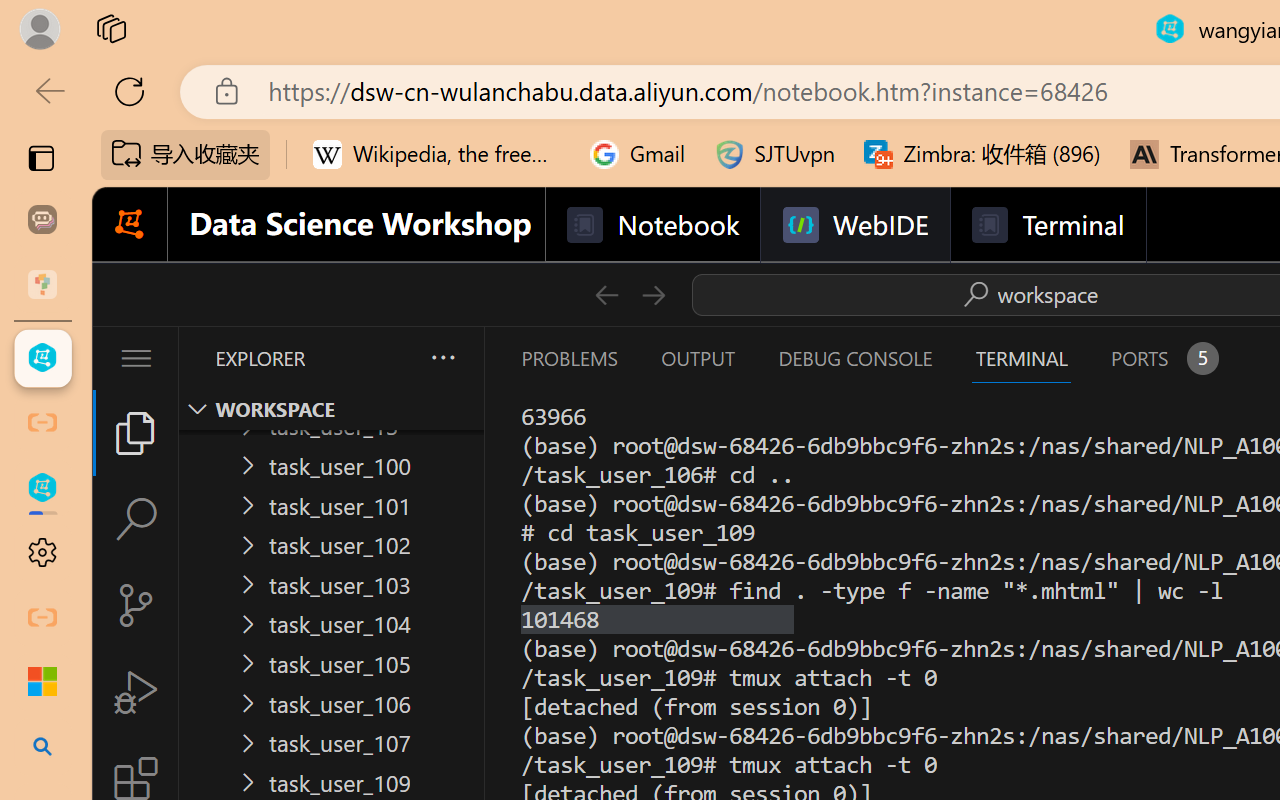  What do you see at coordinates (855, 225) in the screenshot?
I see `'WebIDE'` at bounding box center [855, 225].